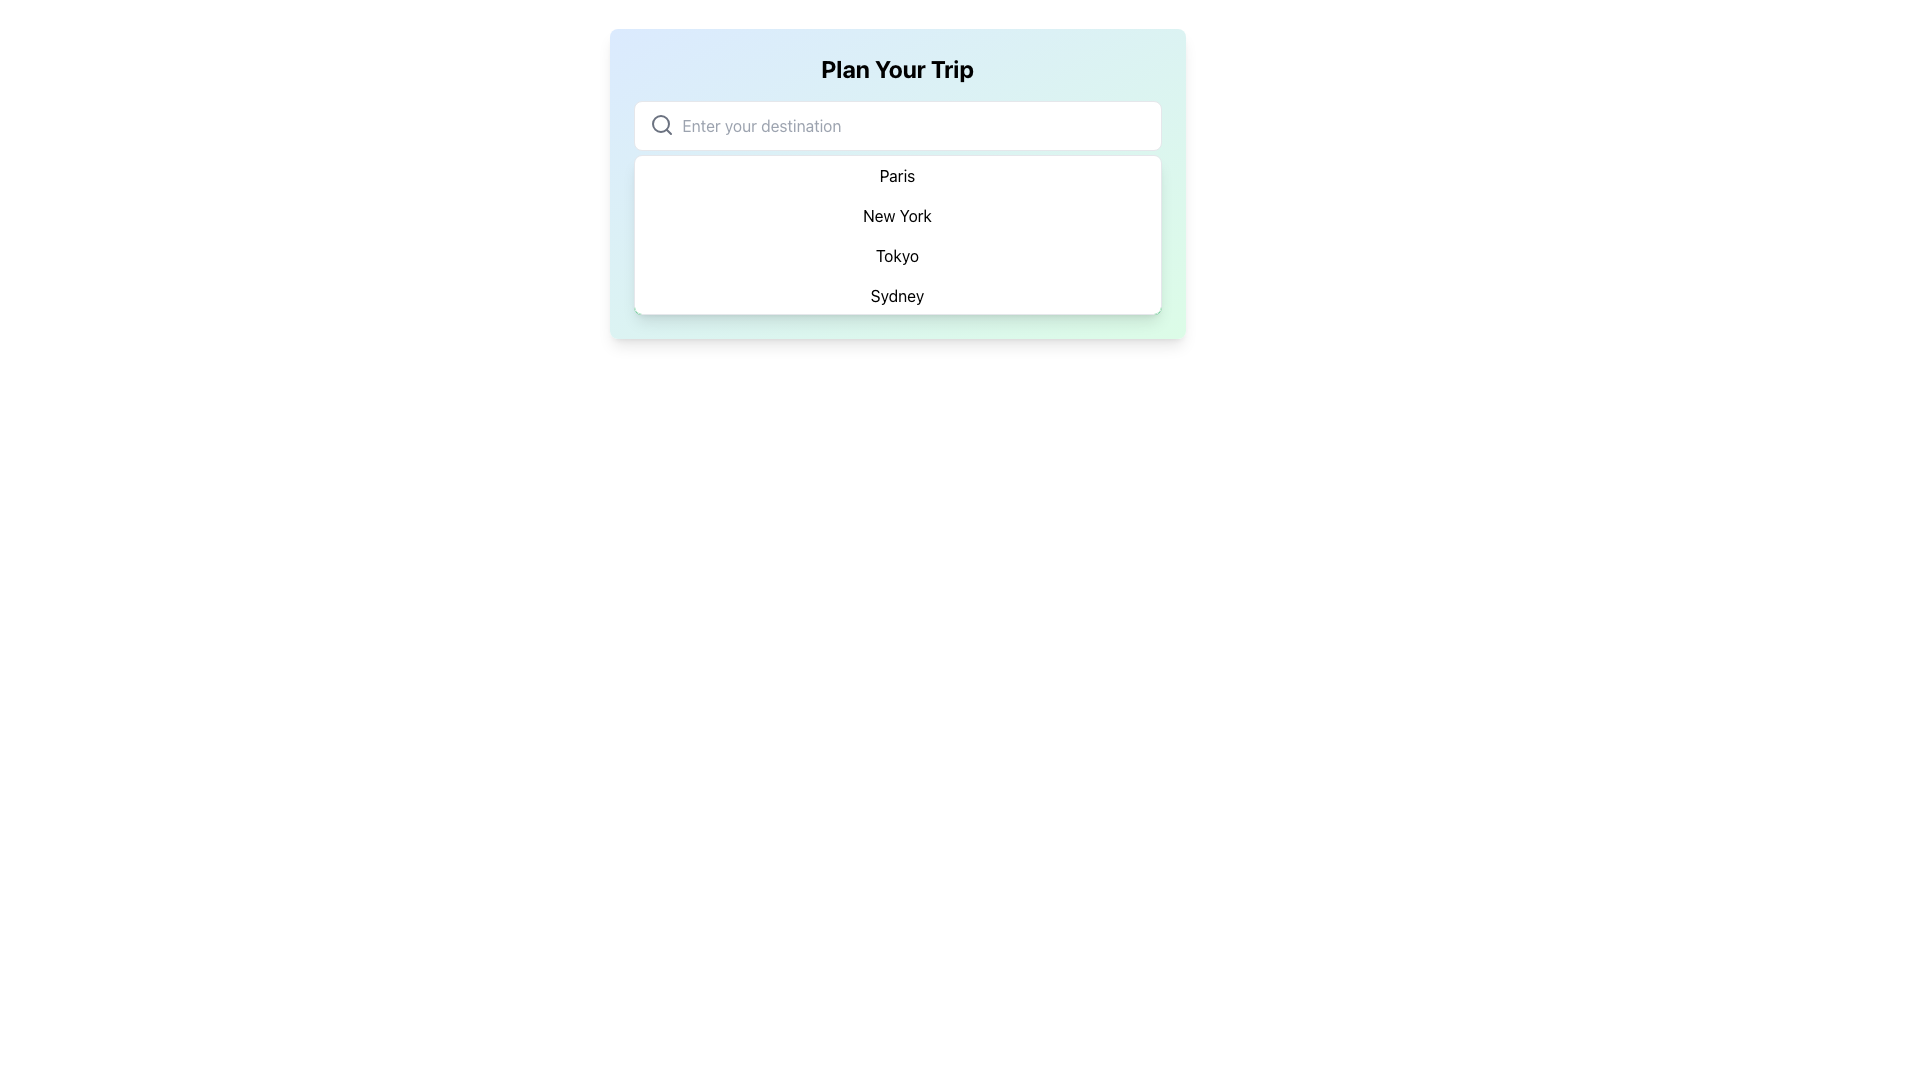 This screenshot has width=1920, height=1080. Describe the element at coordinates (896, 177) in the screenshot. I see `the text item 'Paris' in the selectable list` at that location.